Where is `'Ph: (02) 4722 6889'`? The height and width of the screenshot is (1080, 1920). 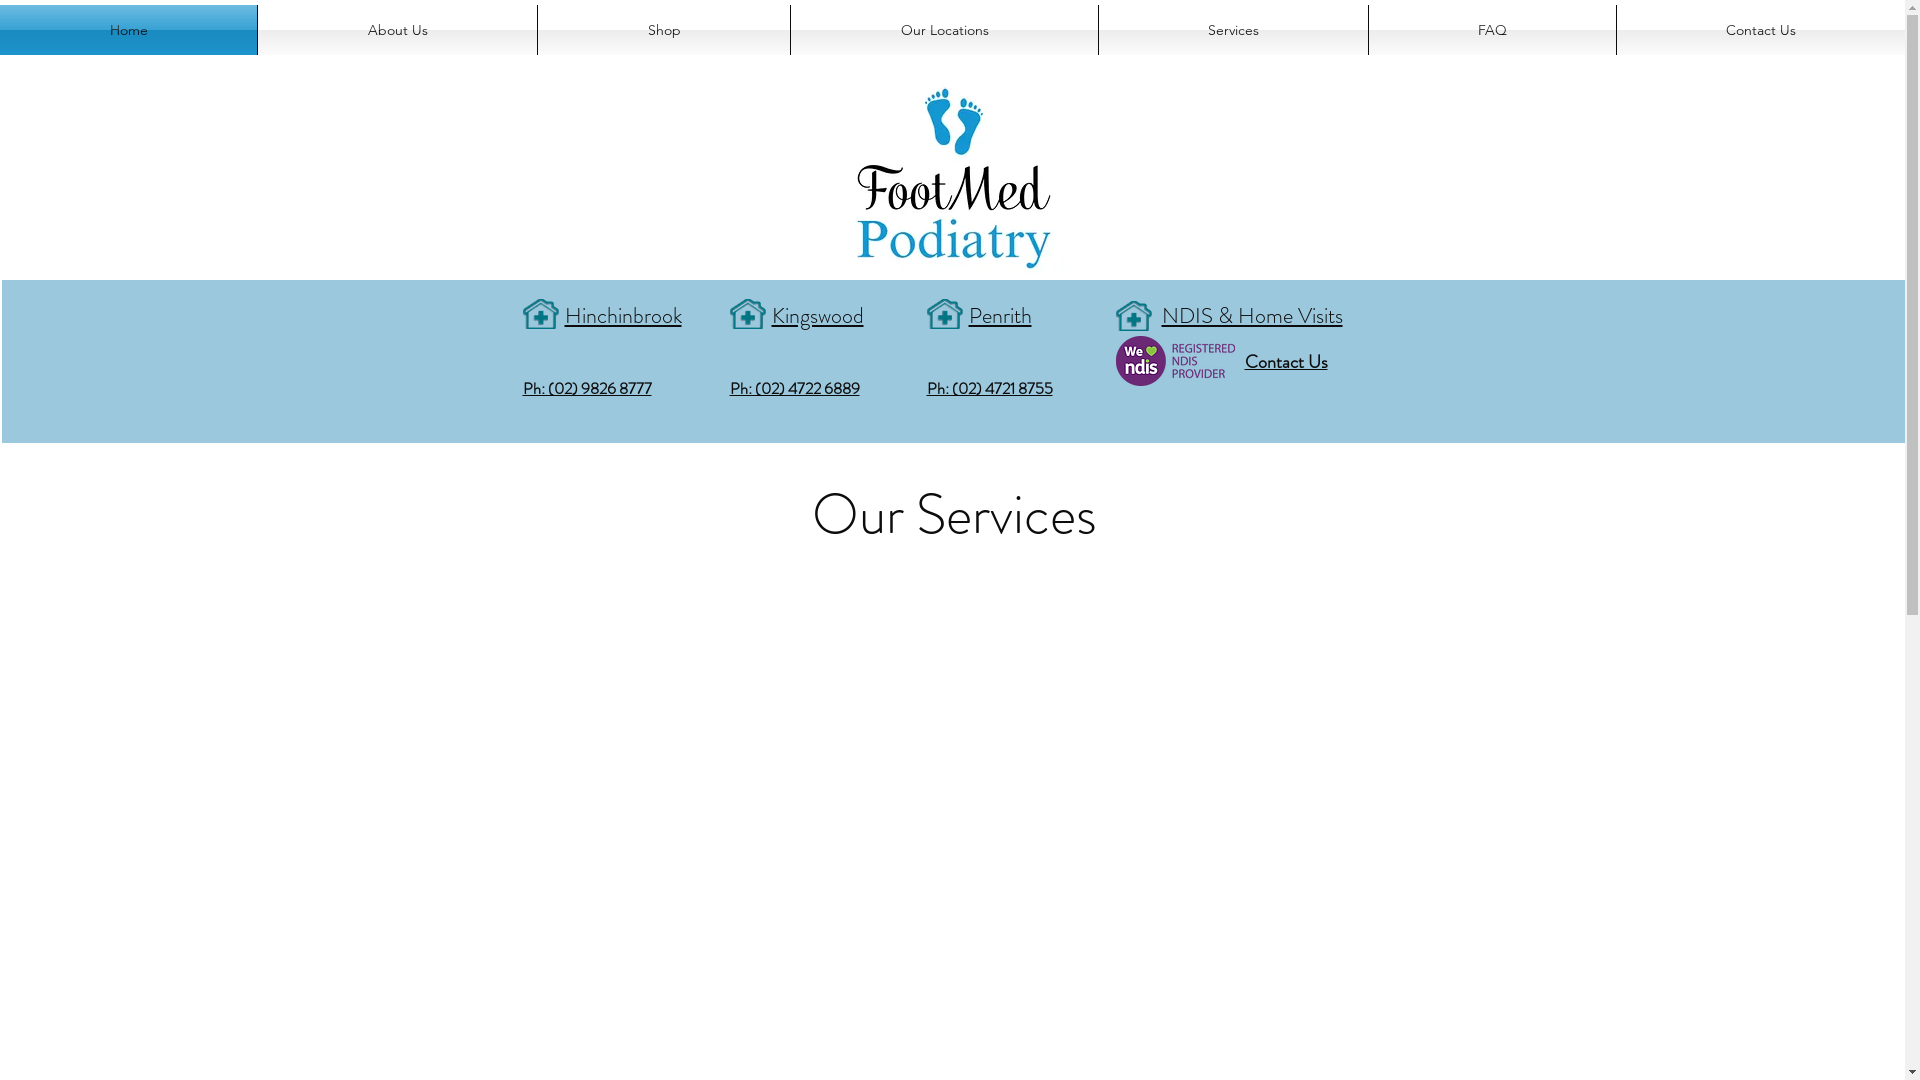 'Ph: (02) 4722 6889' is located at coordinates (728, 386).